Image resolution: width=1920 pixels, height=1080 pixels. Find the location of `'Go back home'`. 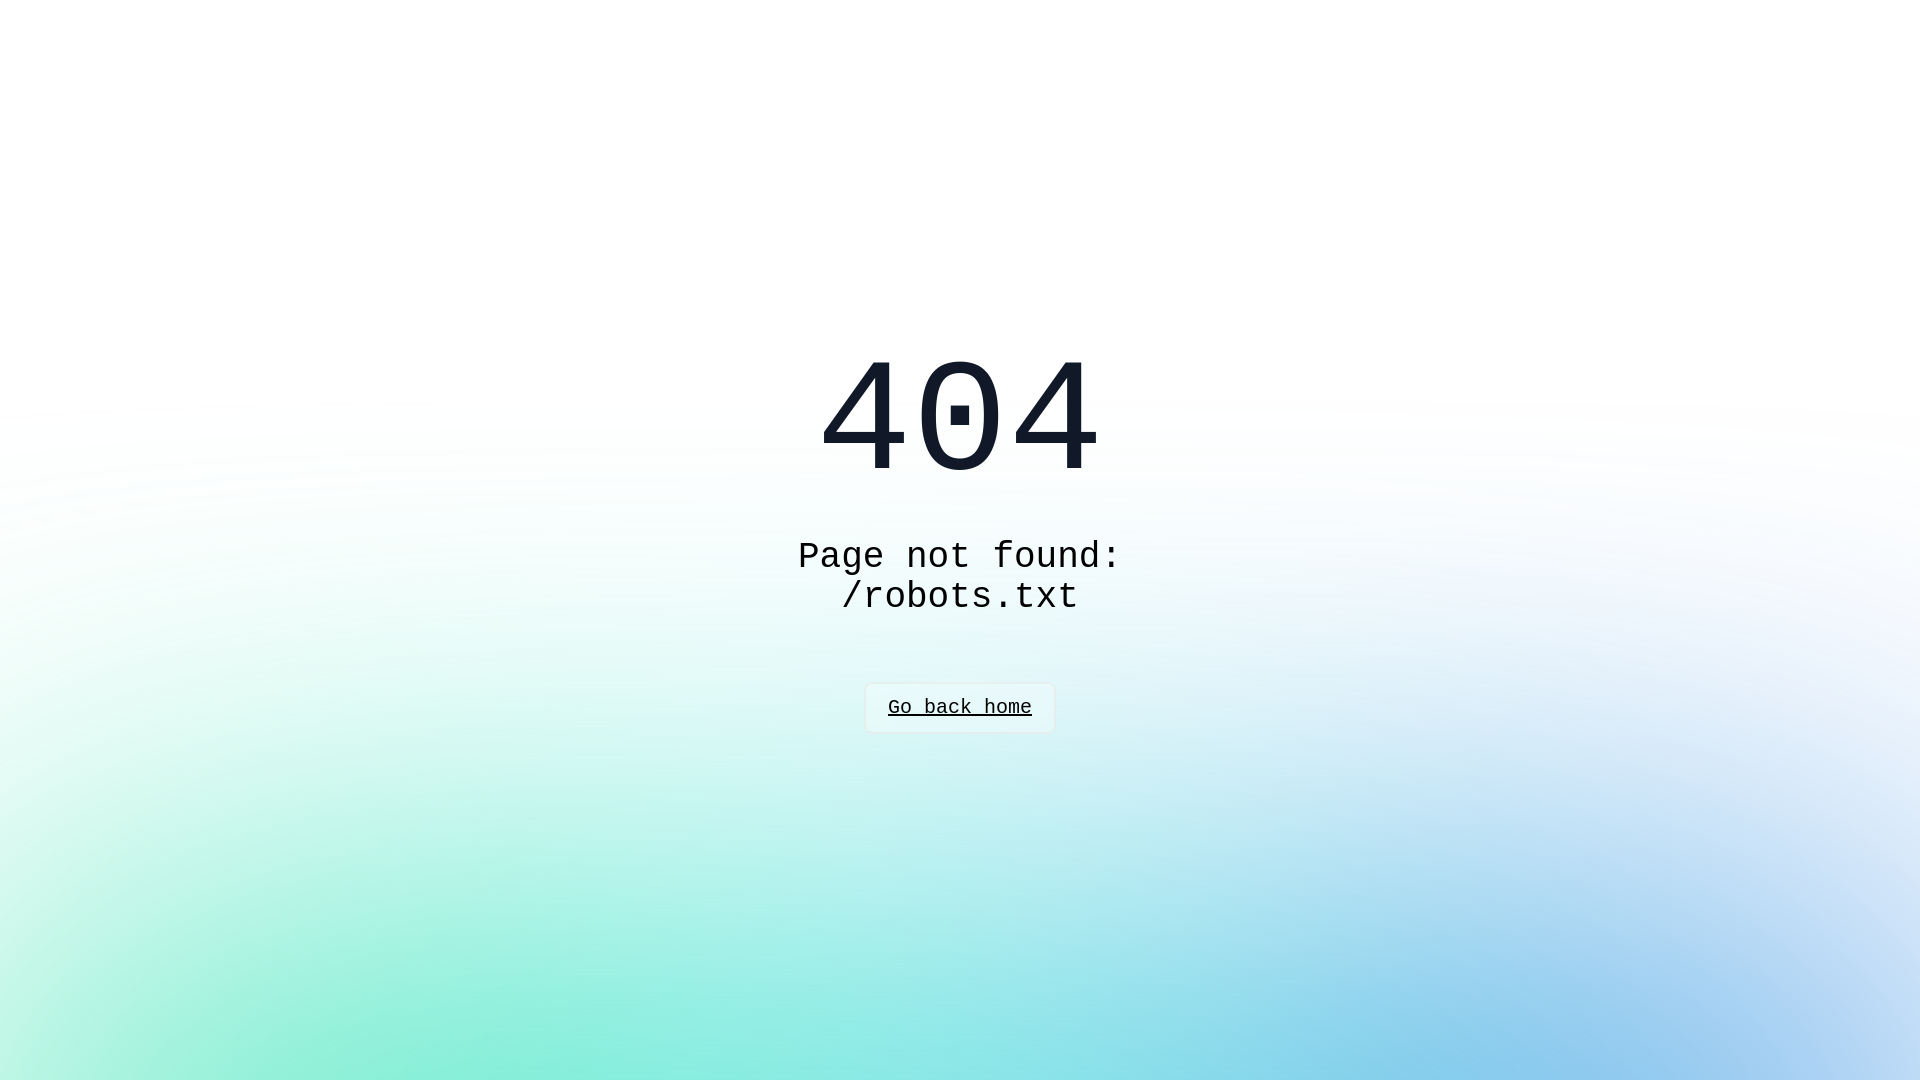

'Go back home' is located at coordinates (960, 707).